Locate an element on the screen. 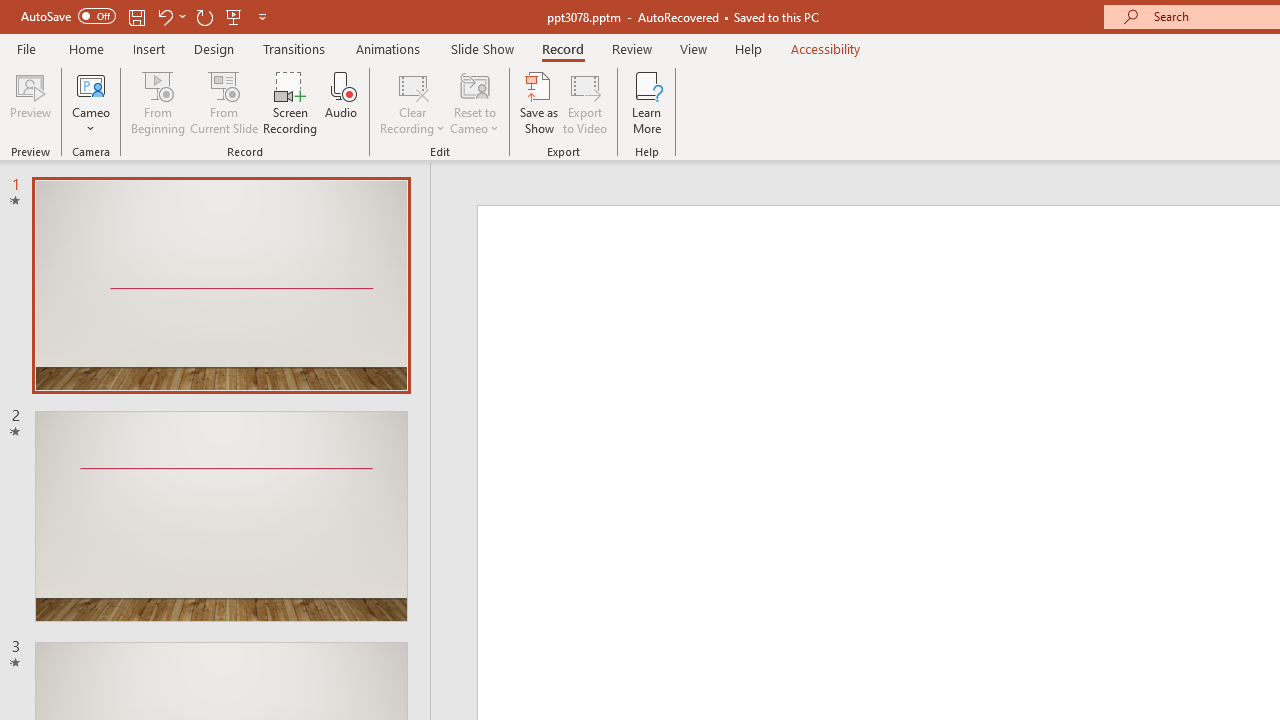  'Preview' is located at coordinates (30, 103).